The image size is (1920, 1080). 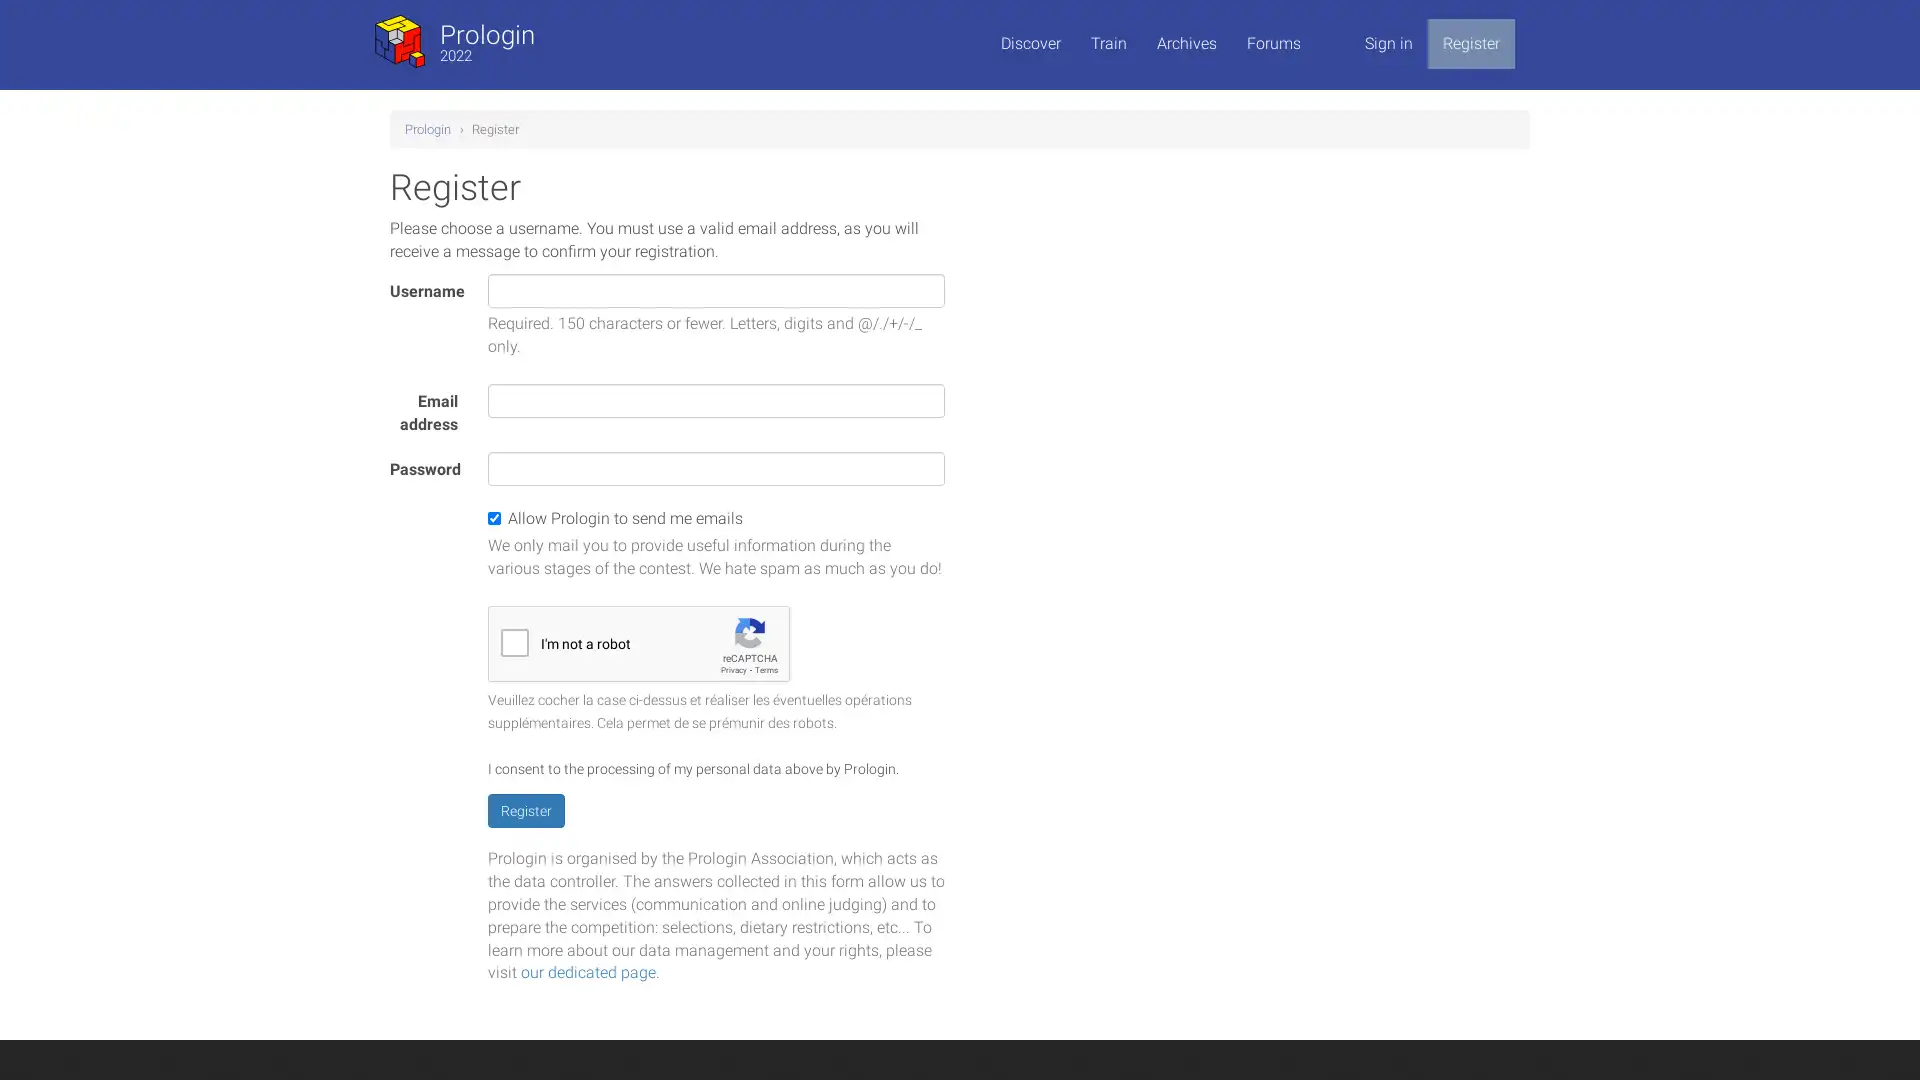 I want to click on Register, so click(x=525, y=810).